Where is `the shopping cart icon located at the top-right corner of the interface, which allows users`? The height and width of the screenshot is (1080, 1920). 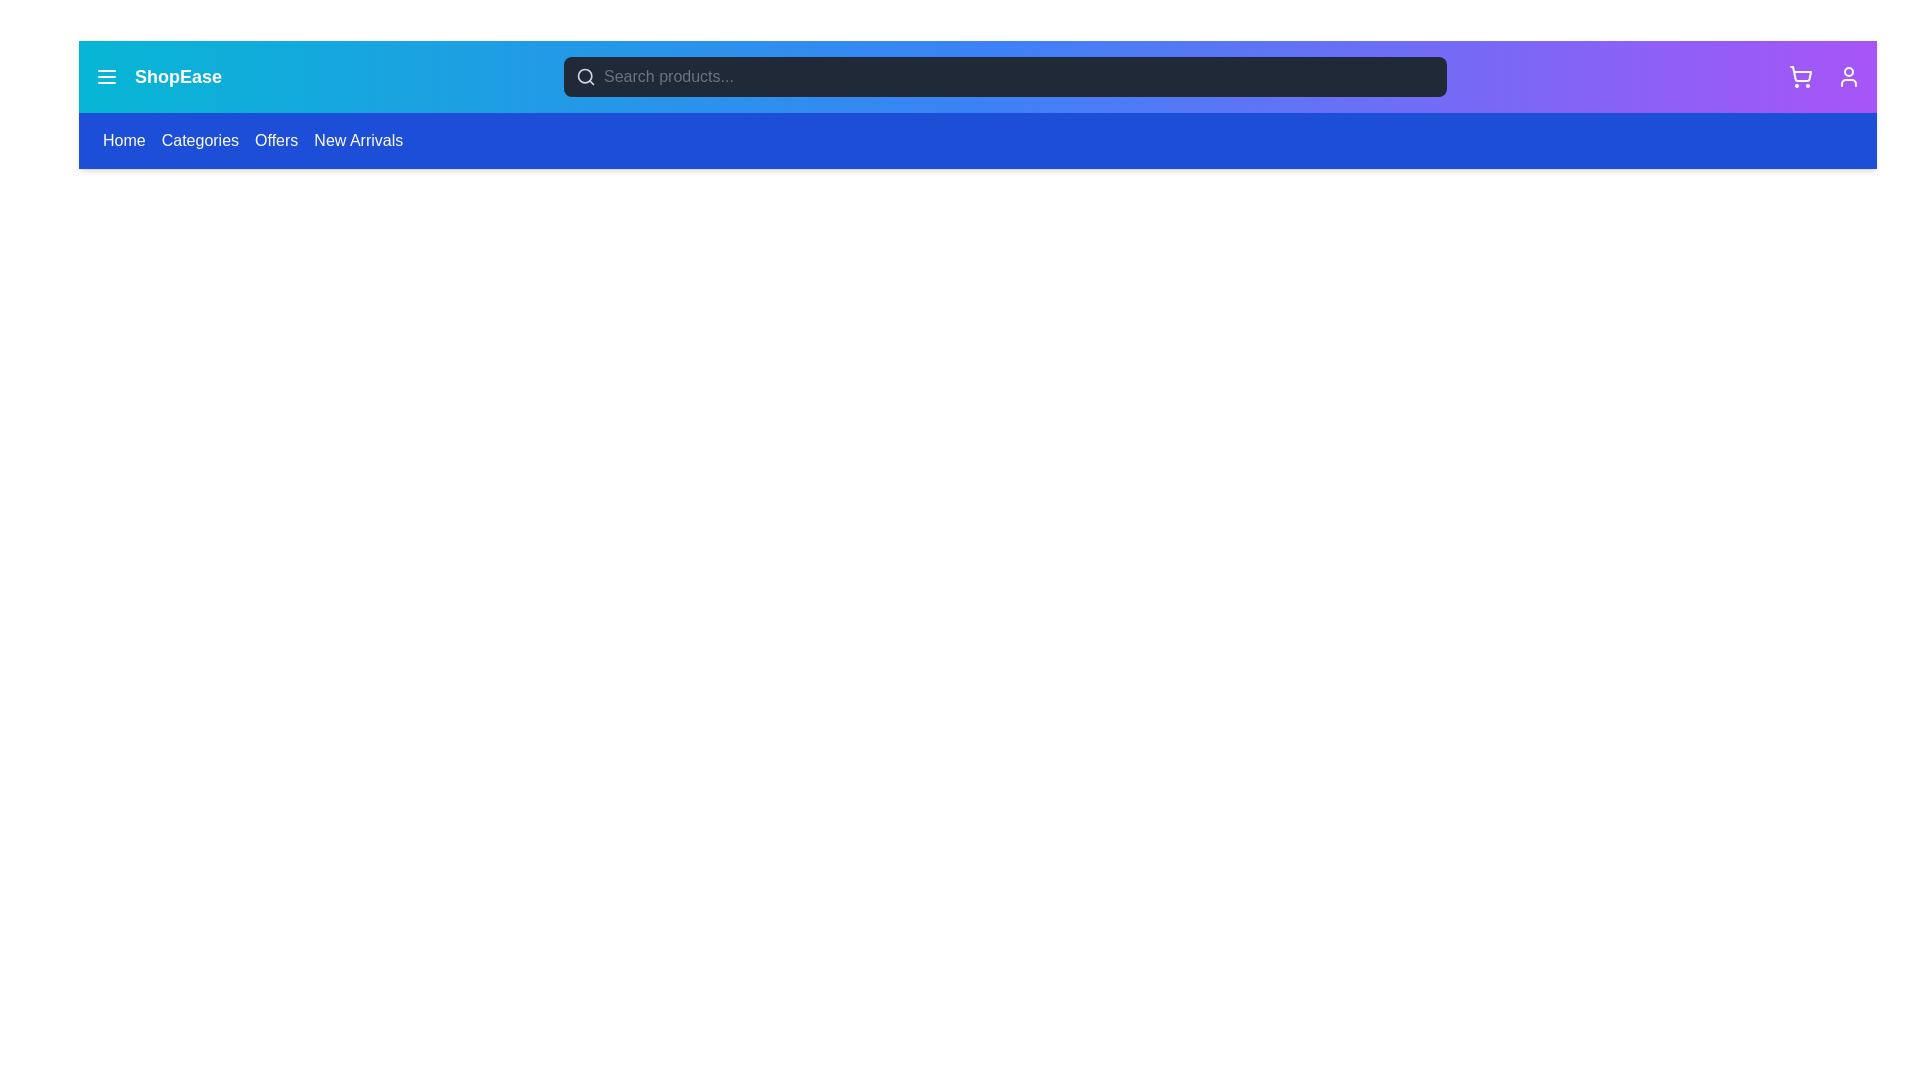
the shopping cart icon located at the top-right corner of the interface, which allows users is located at coordinates (1801, 73).